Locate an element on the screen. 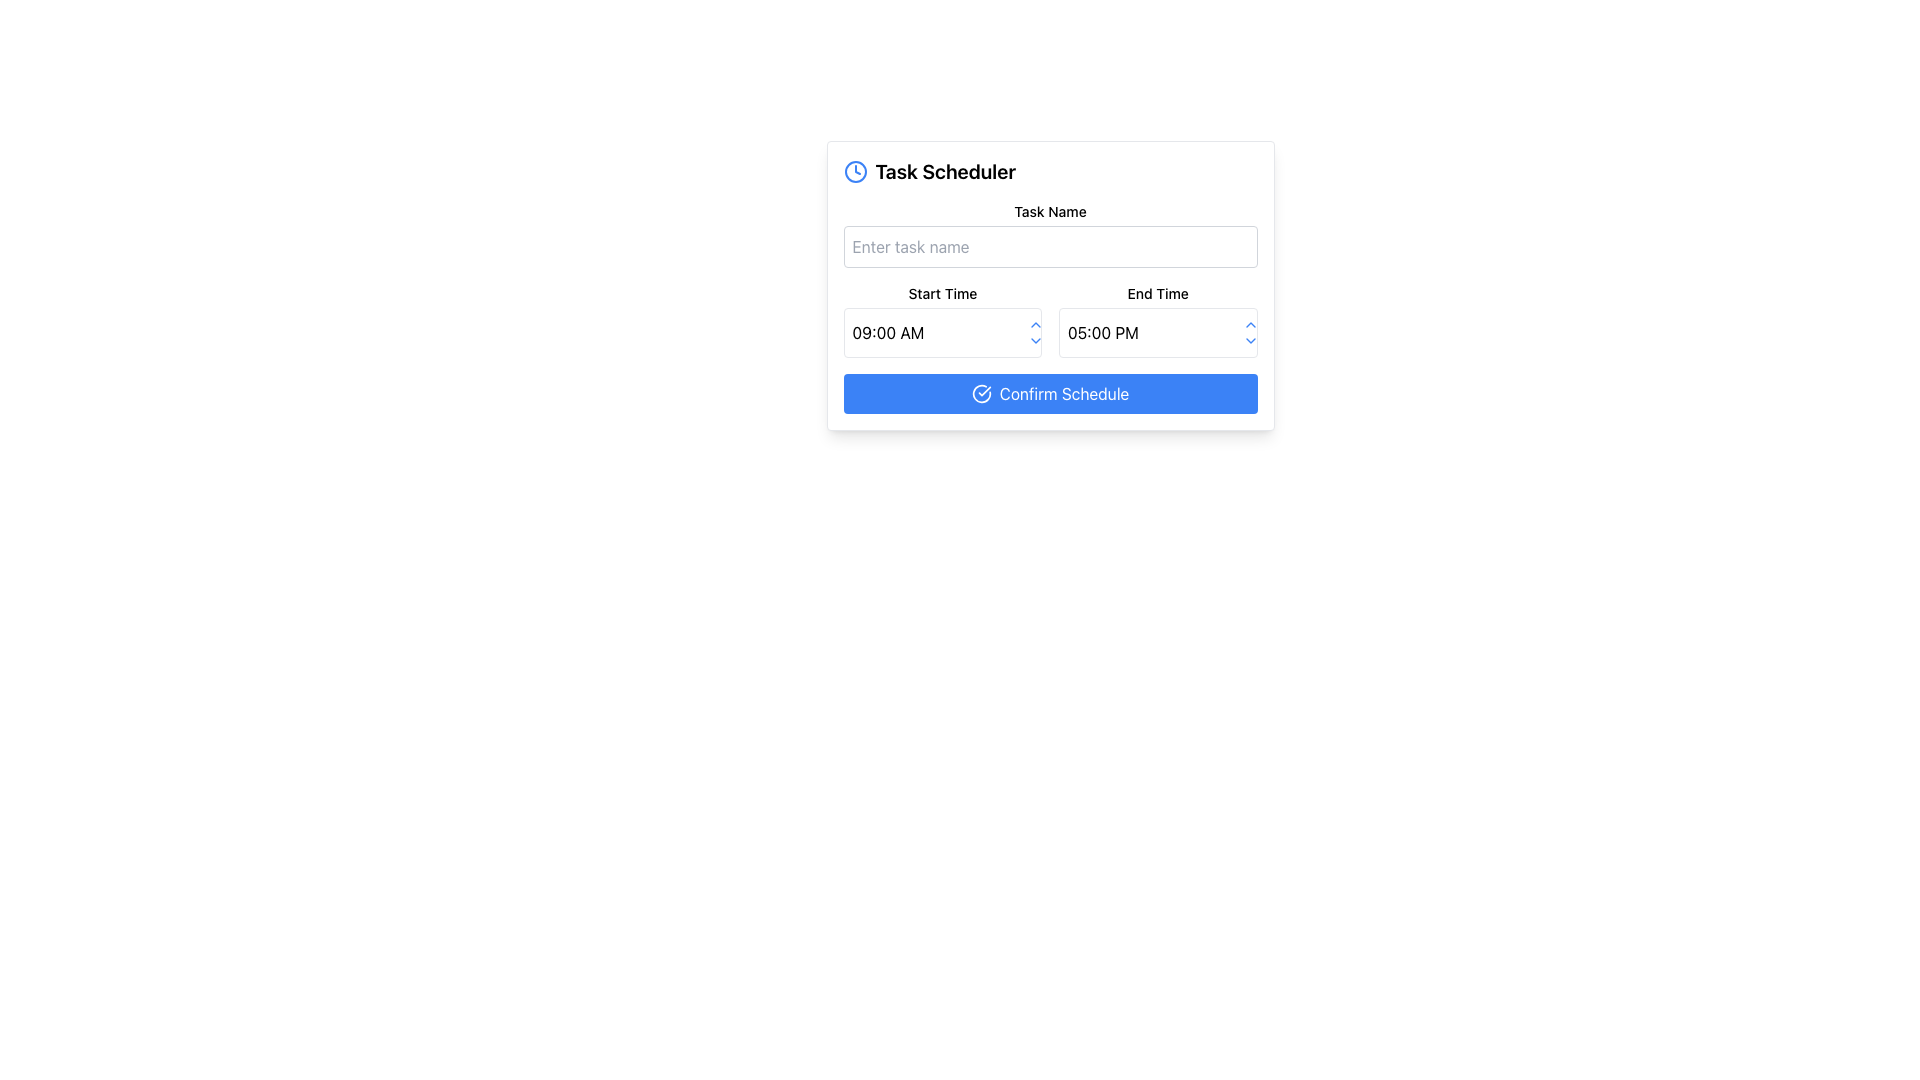 The width and height of the screenshot is (1920, 1080). the decorative confirmation icon located to the left of the 'Confirm Schedule' button text is located at coordinates (981, 393).